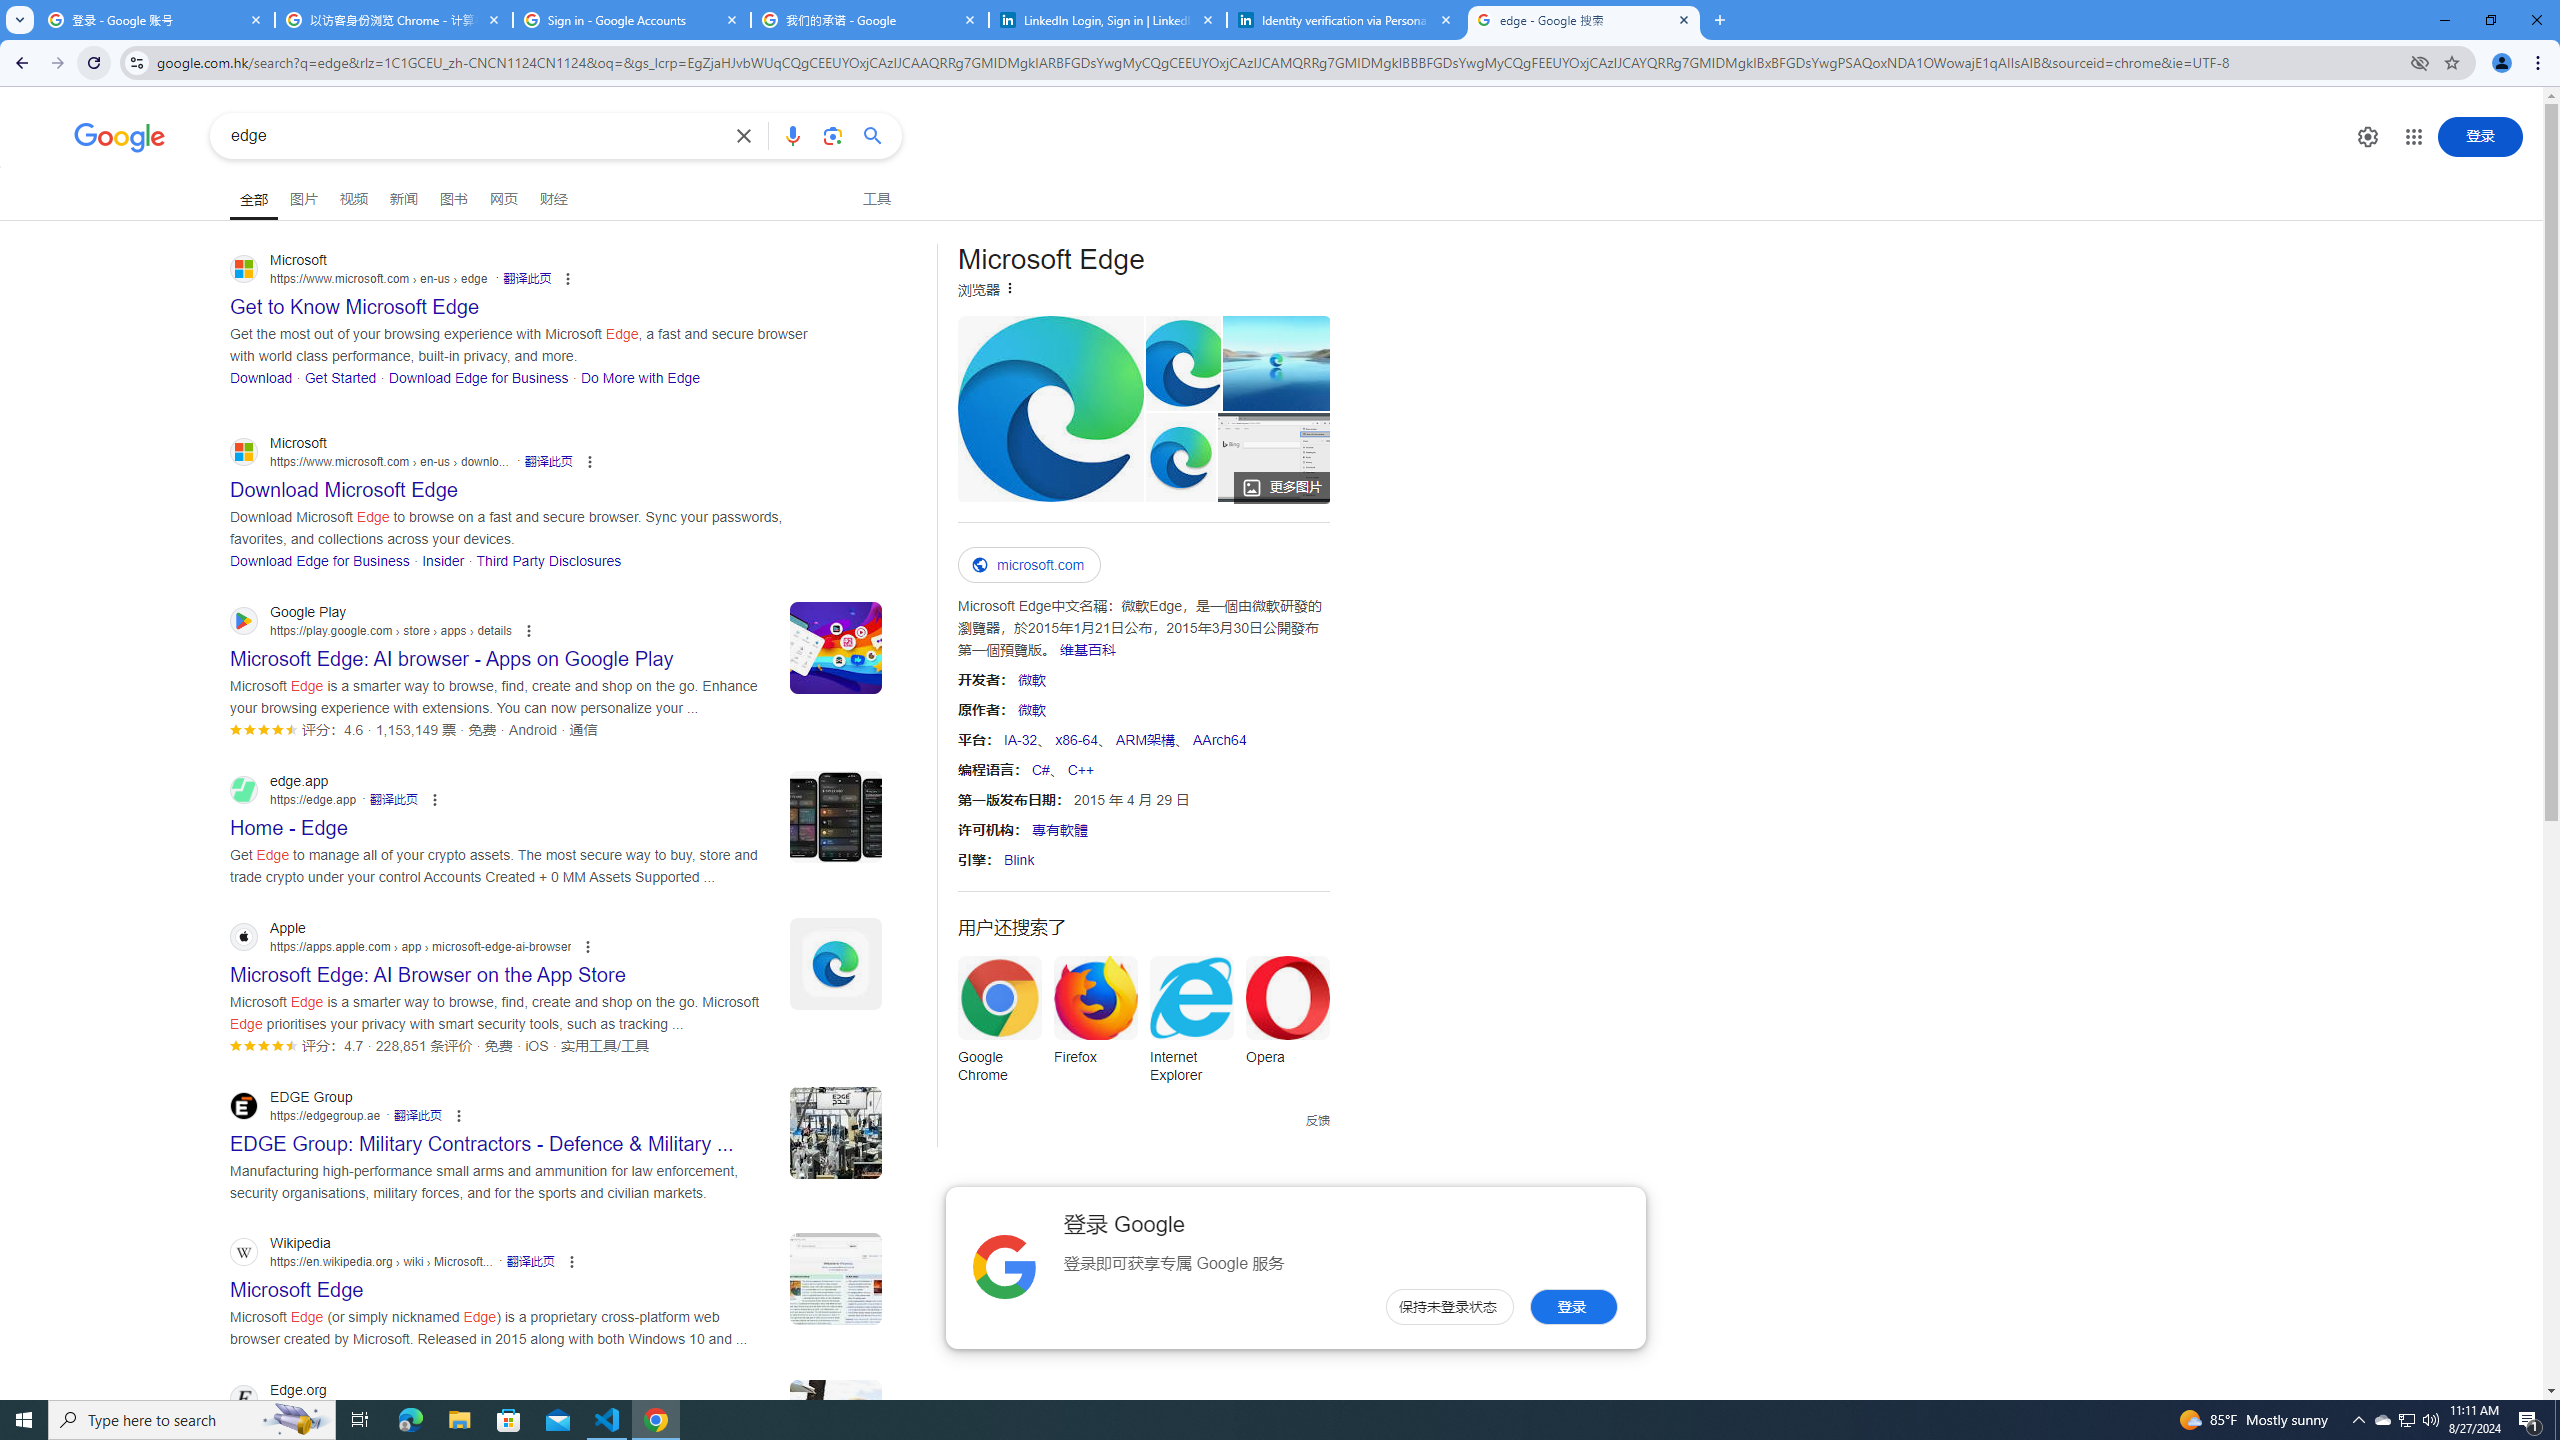  I want to click on 'Identity verification via Persona | LinkedIn Help', so click(1345, 19).